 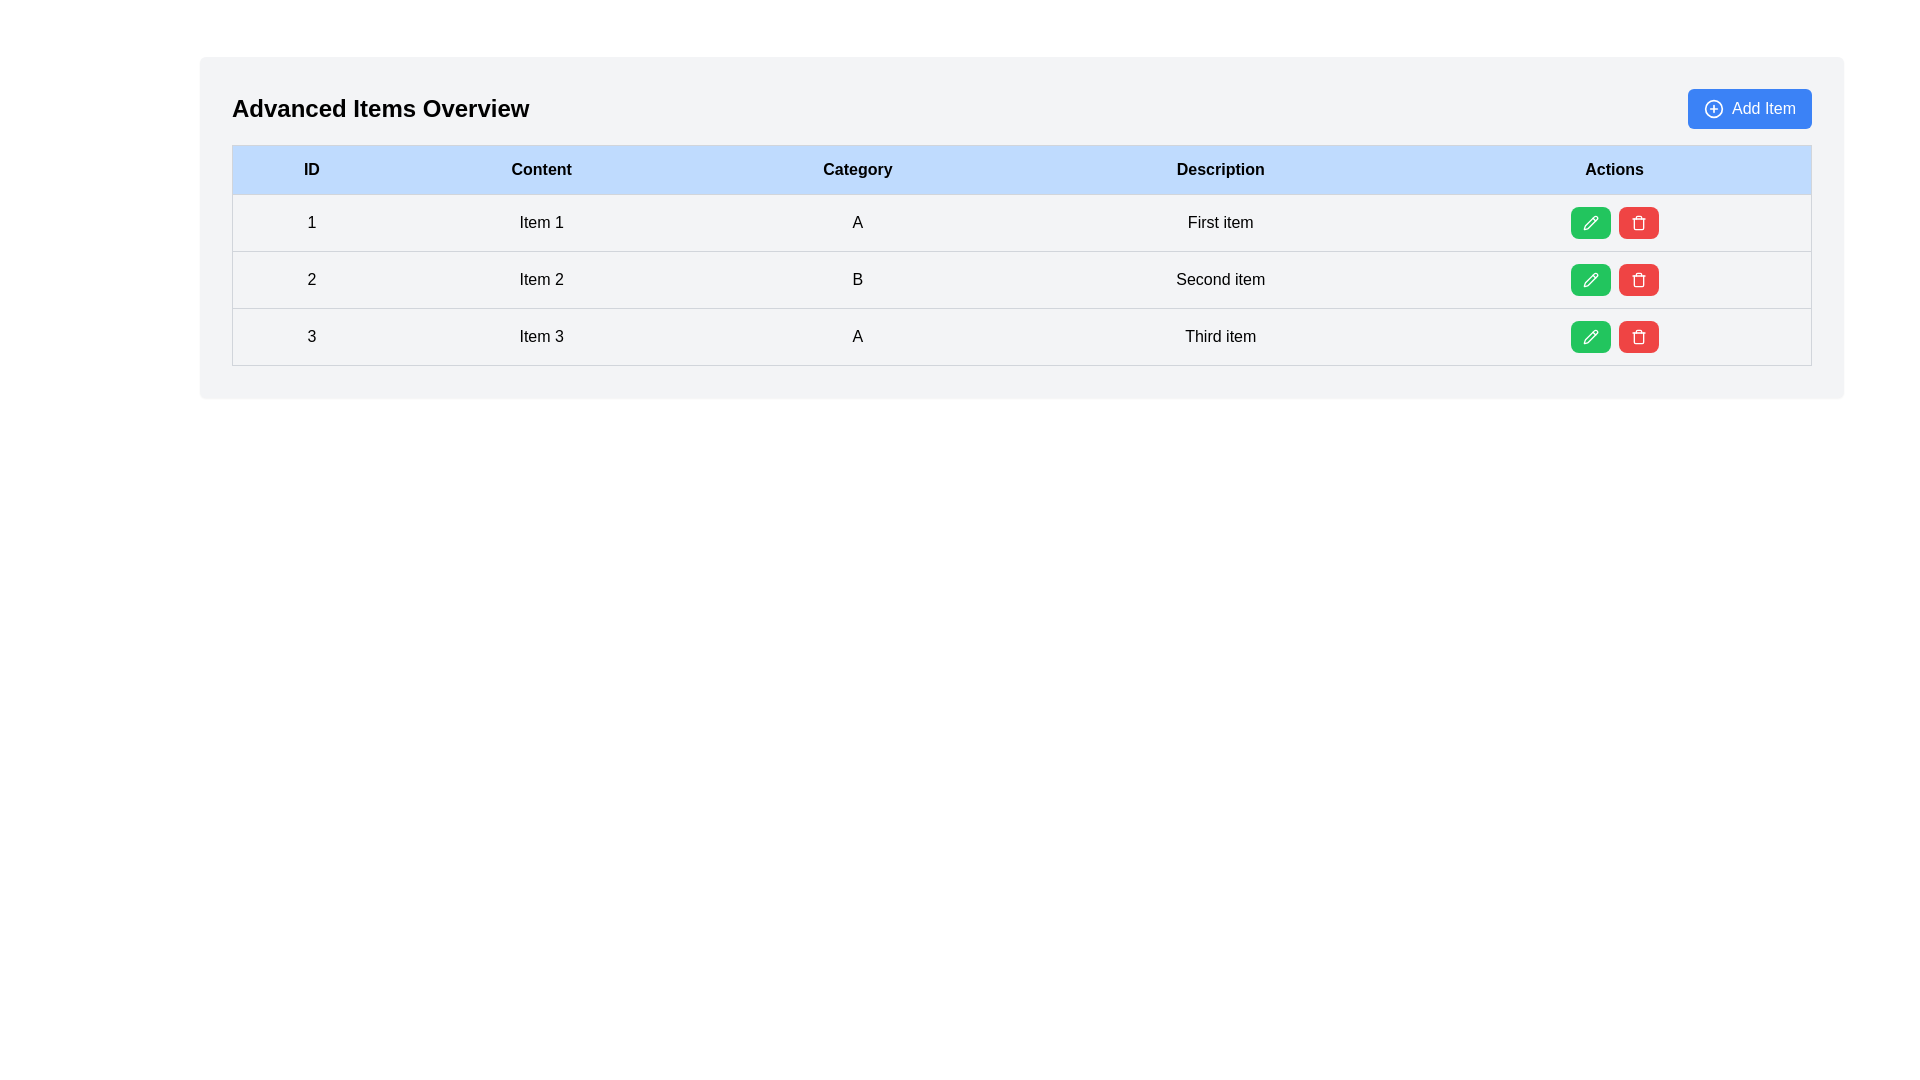 What do you see at coordinates (1022, 335) in the screenshot?
I see `the third row in the table` at bounding box center [1022, 335].